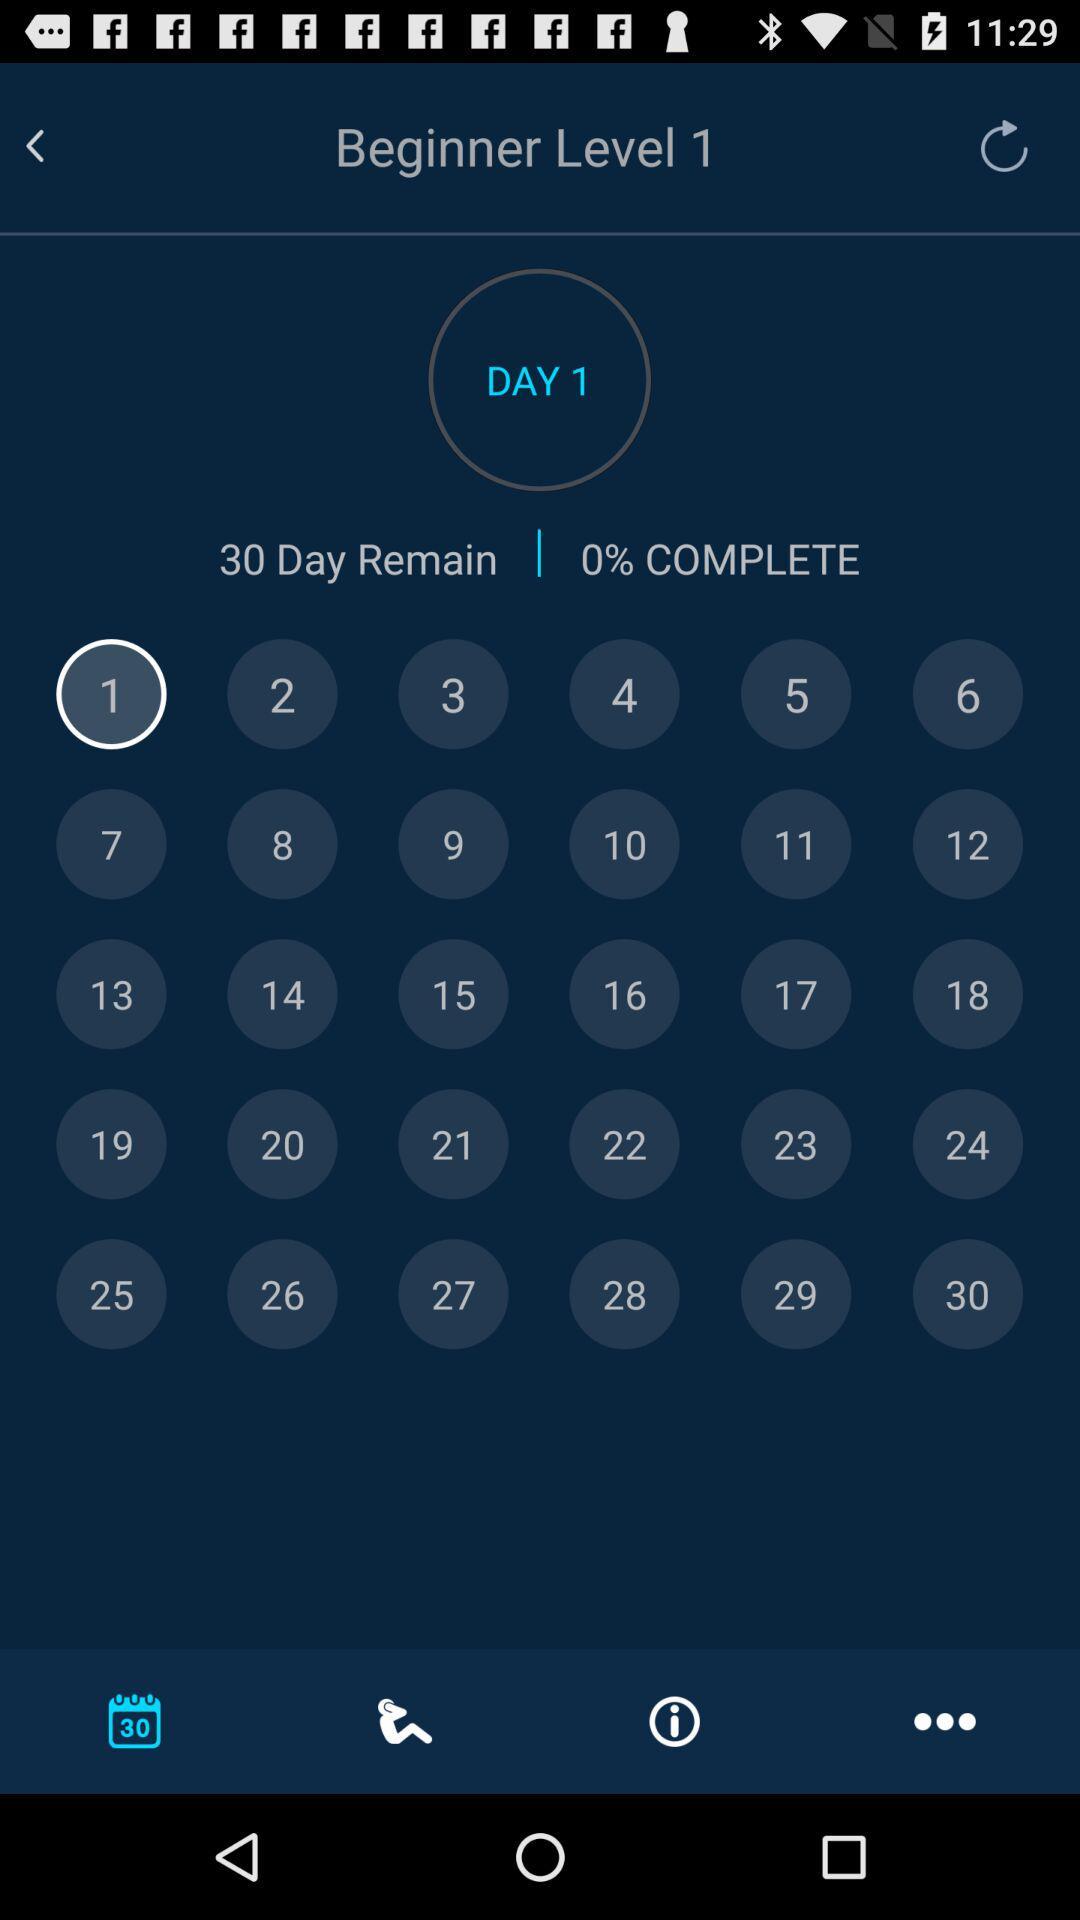  Describe the element at coordinates (282, 741) in the screenshot. I see `the help icon` at that location.